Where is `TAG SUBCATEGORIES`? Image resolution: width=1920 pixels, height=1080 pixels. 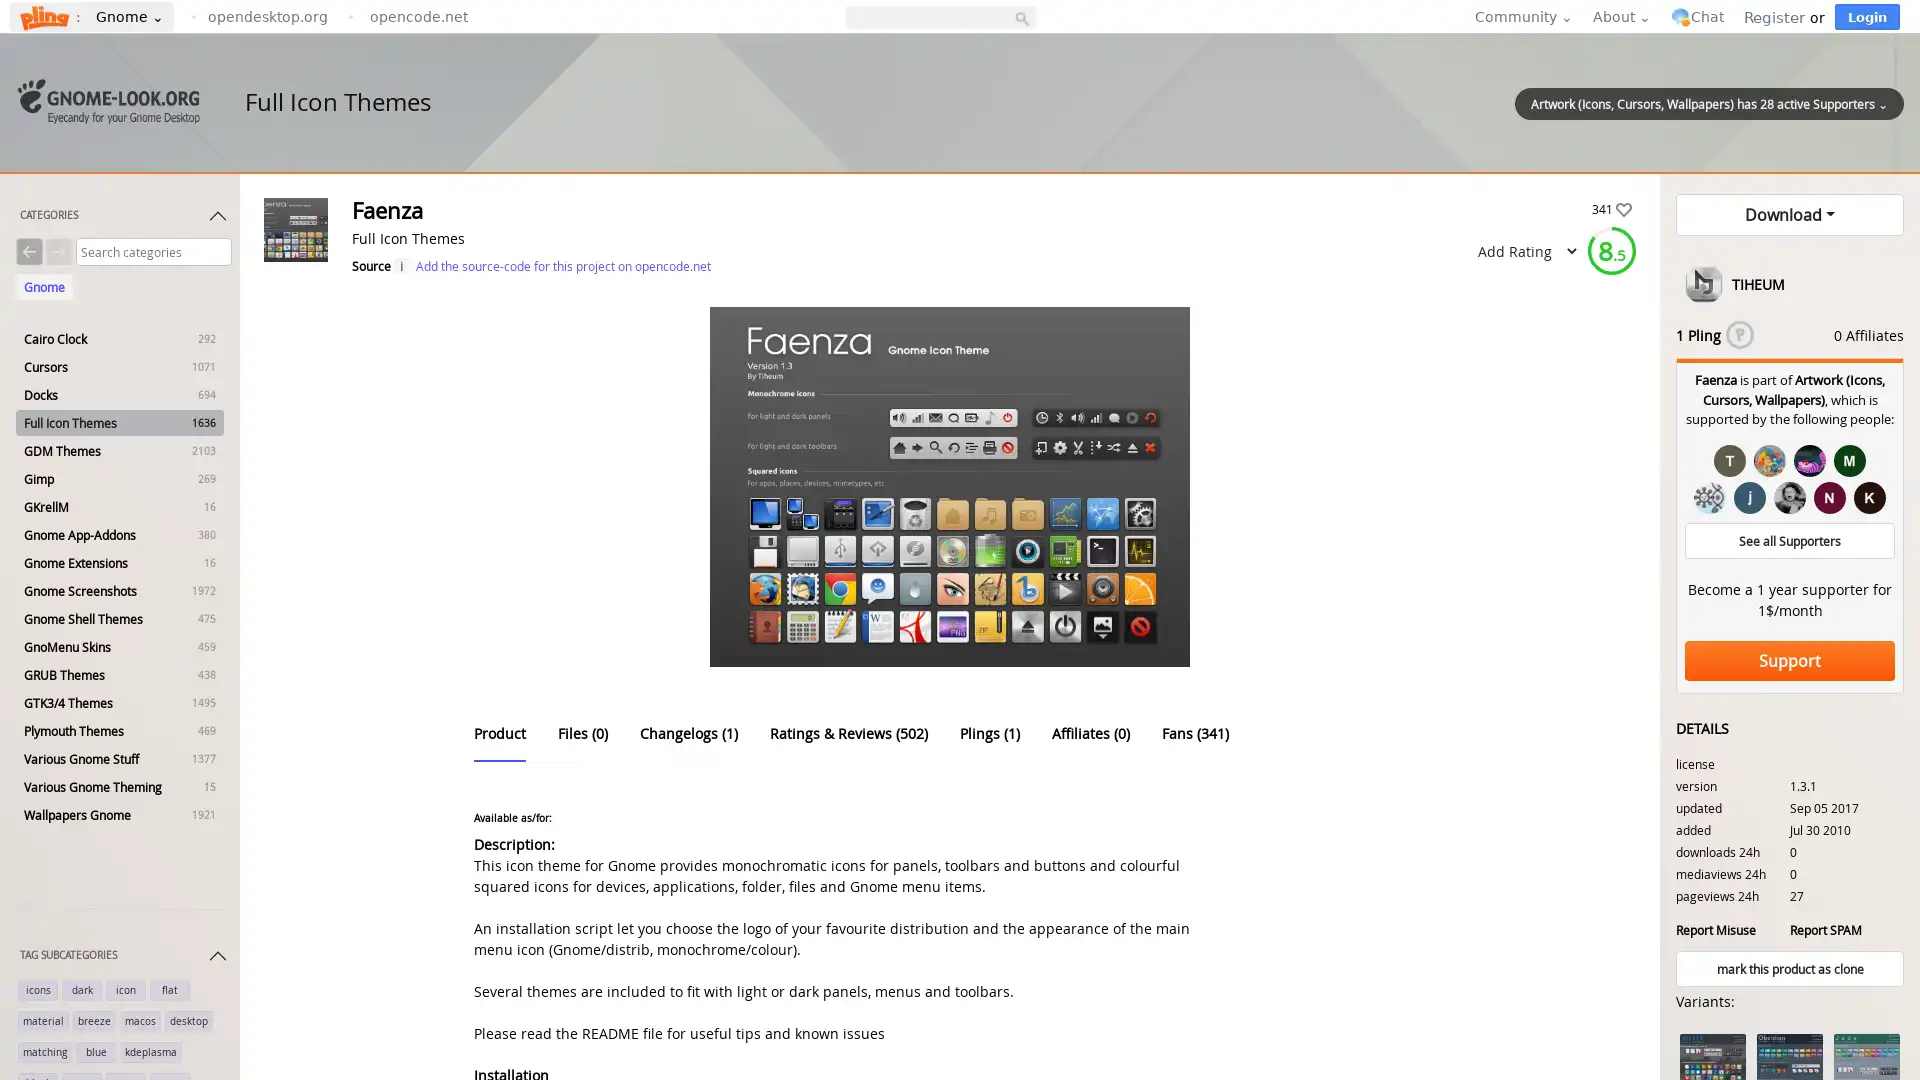
TAG SUBCATEGORIES is located at coordinates (123, 959).